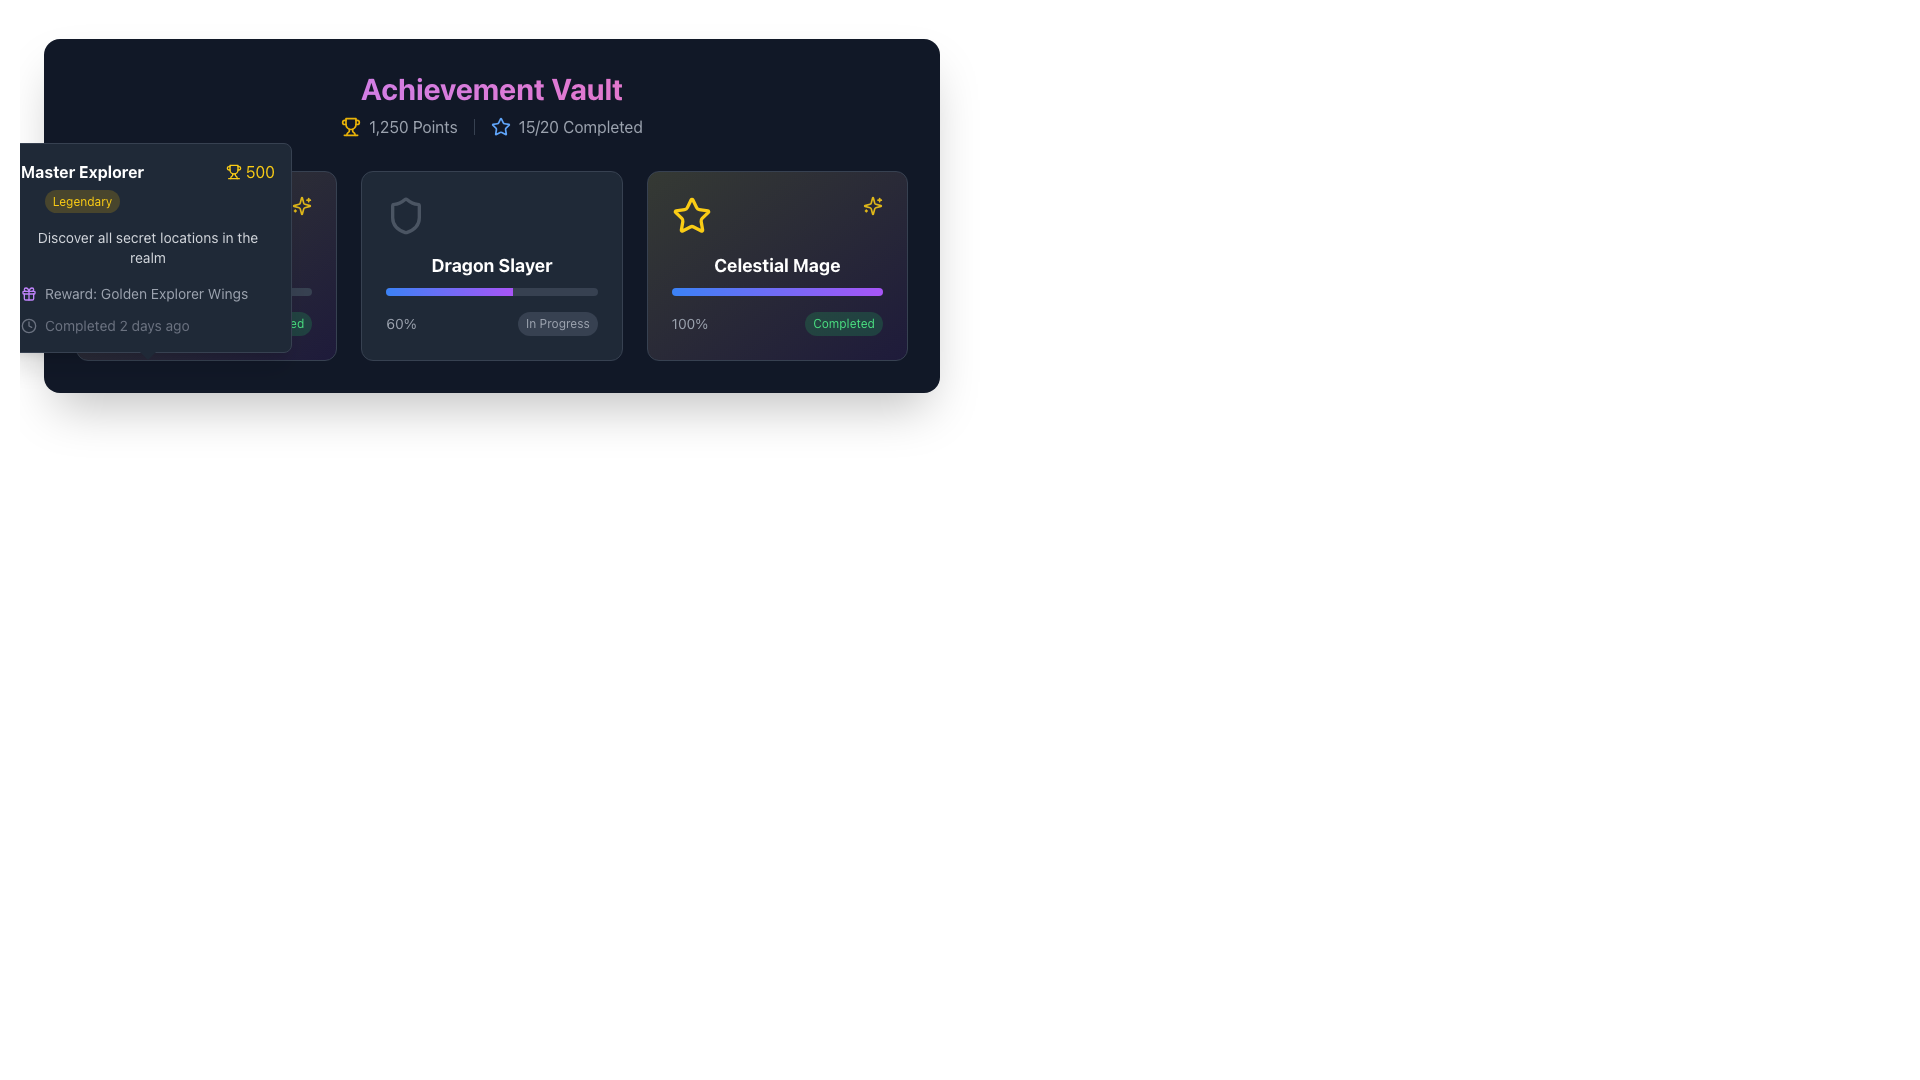  Describe the element at coordinates (873, 205) in the screenshot. I see `the decorative icon of the 'Celestial Mage' achievement card located at the top right inside the card area` at that location.